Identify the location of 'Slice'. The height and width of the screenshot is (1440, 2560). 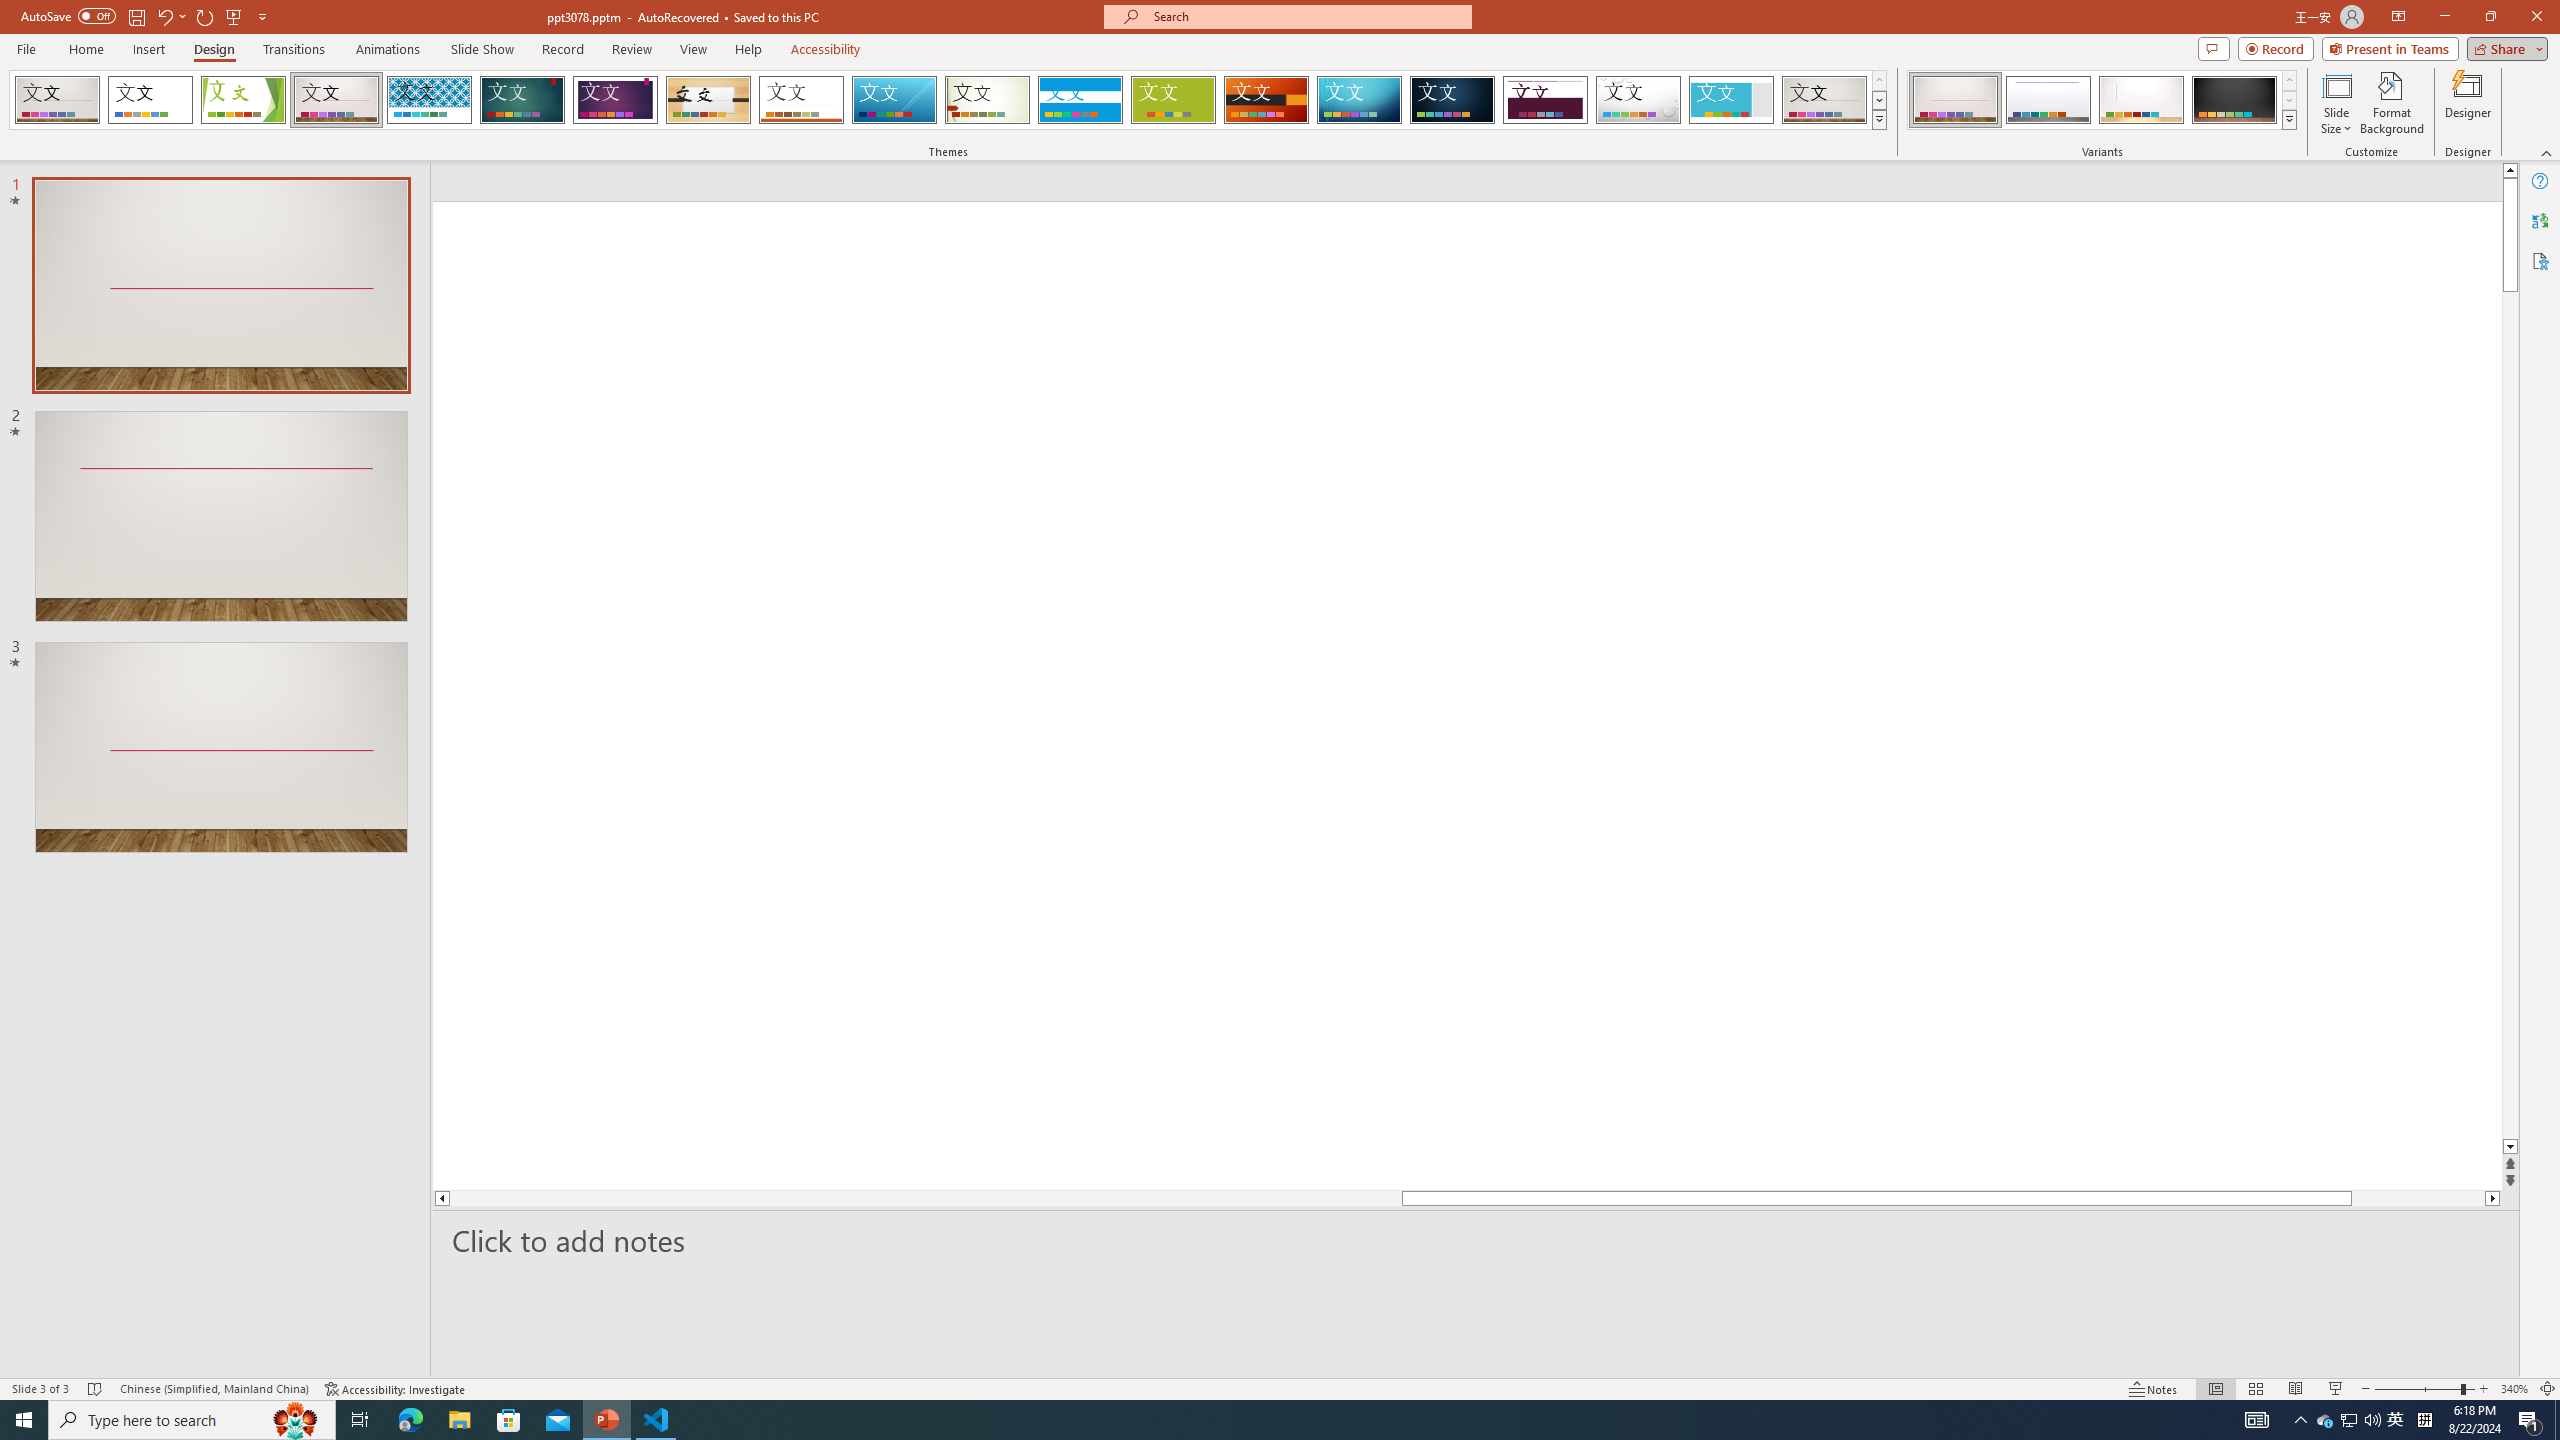
(893, 99).